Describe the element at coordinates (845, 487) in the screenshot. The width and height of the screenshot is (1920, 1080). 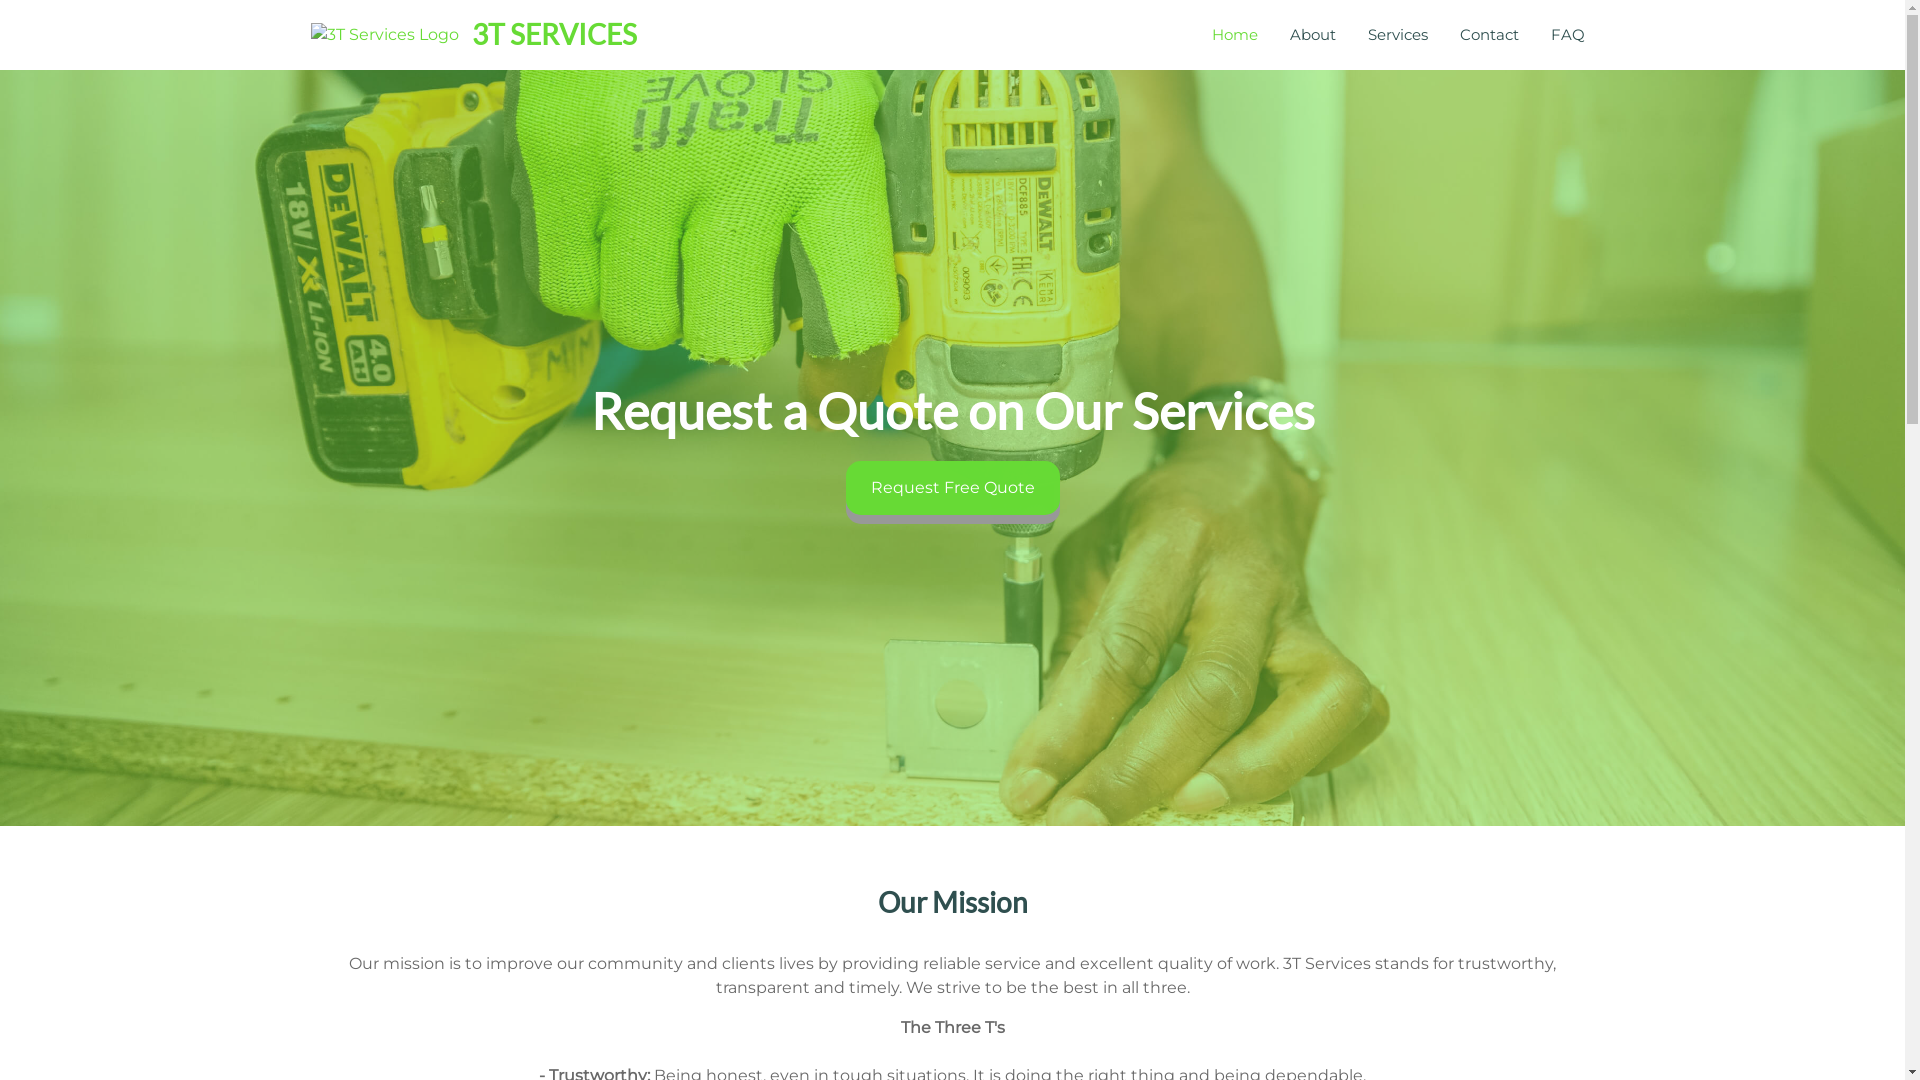
I see `'Request Free Quote'` at that location.